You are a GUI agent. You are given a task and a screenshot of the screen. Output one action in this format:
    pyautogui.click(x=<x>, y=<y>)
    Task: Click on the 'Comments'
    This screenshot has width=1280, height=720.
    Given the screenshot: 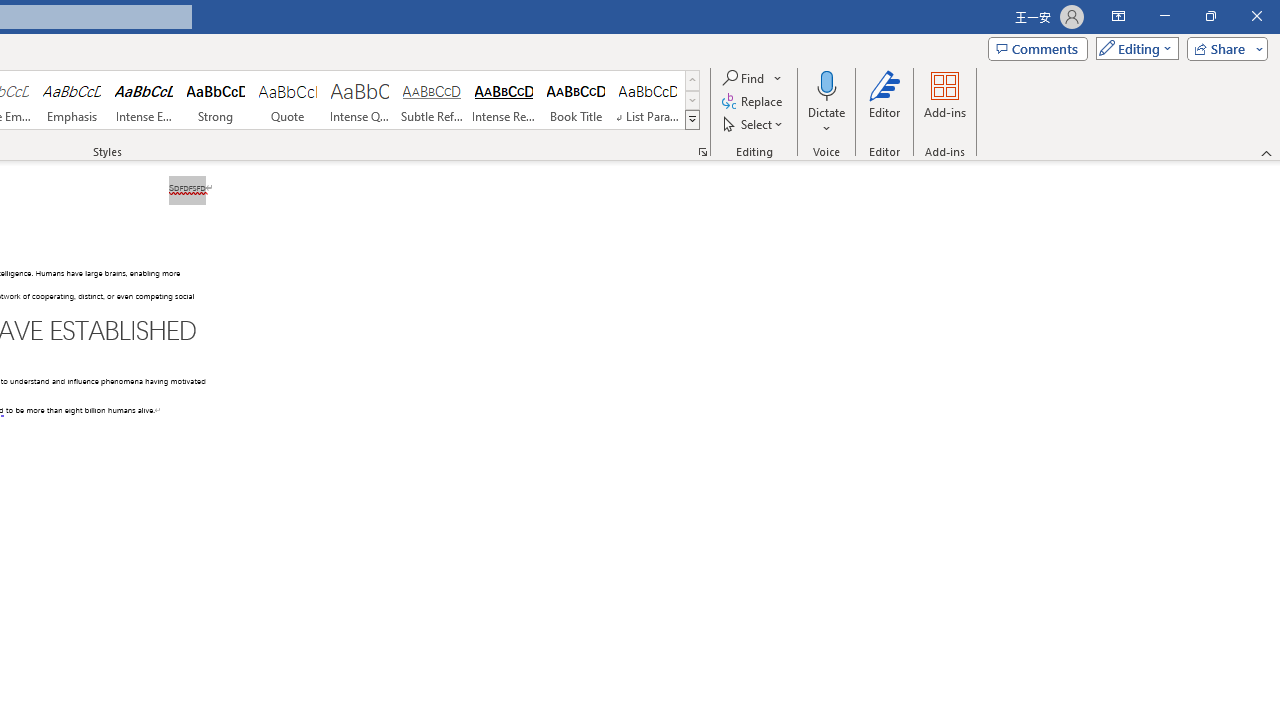 What is the action you would take?
    pyautogui.click(x=1038, y=47)
    